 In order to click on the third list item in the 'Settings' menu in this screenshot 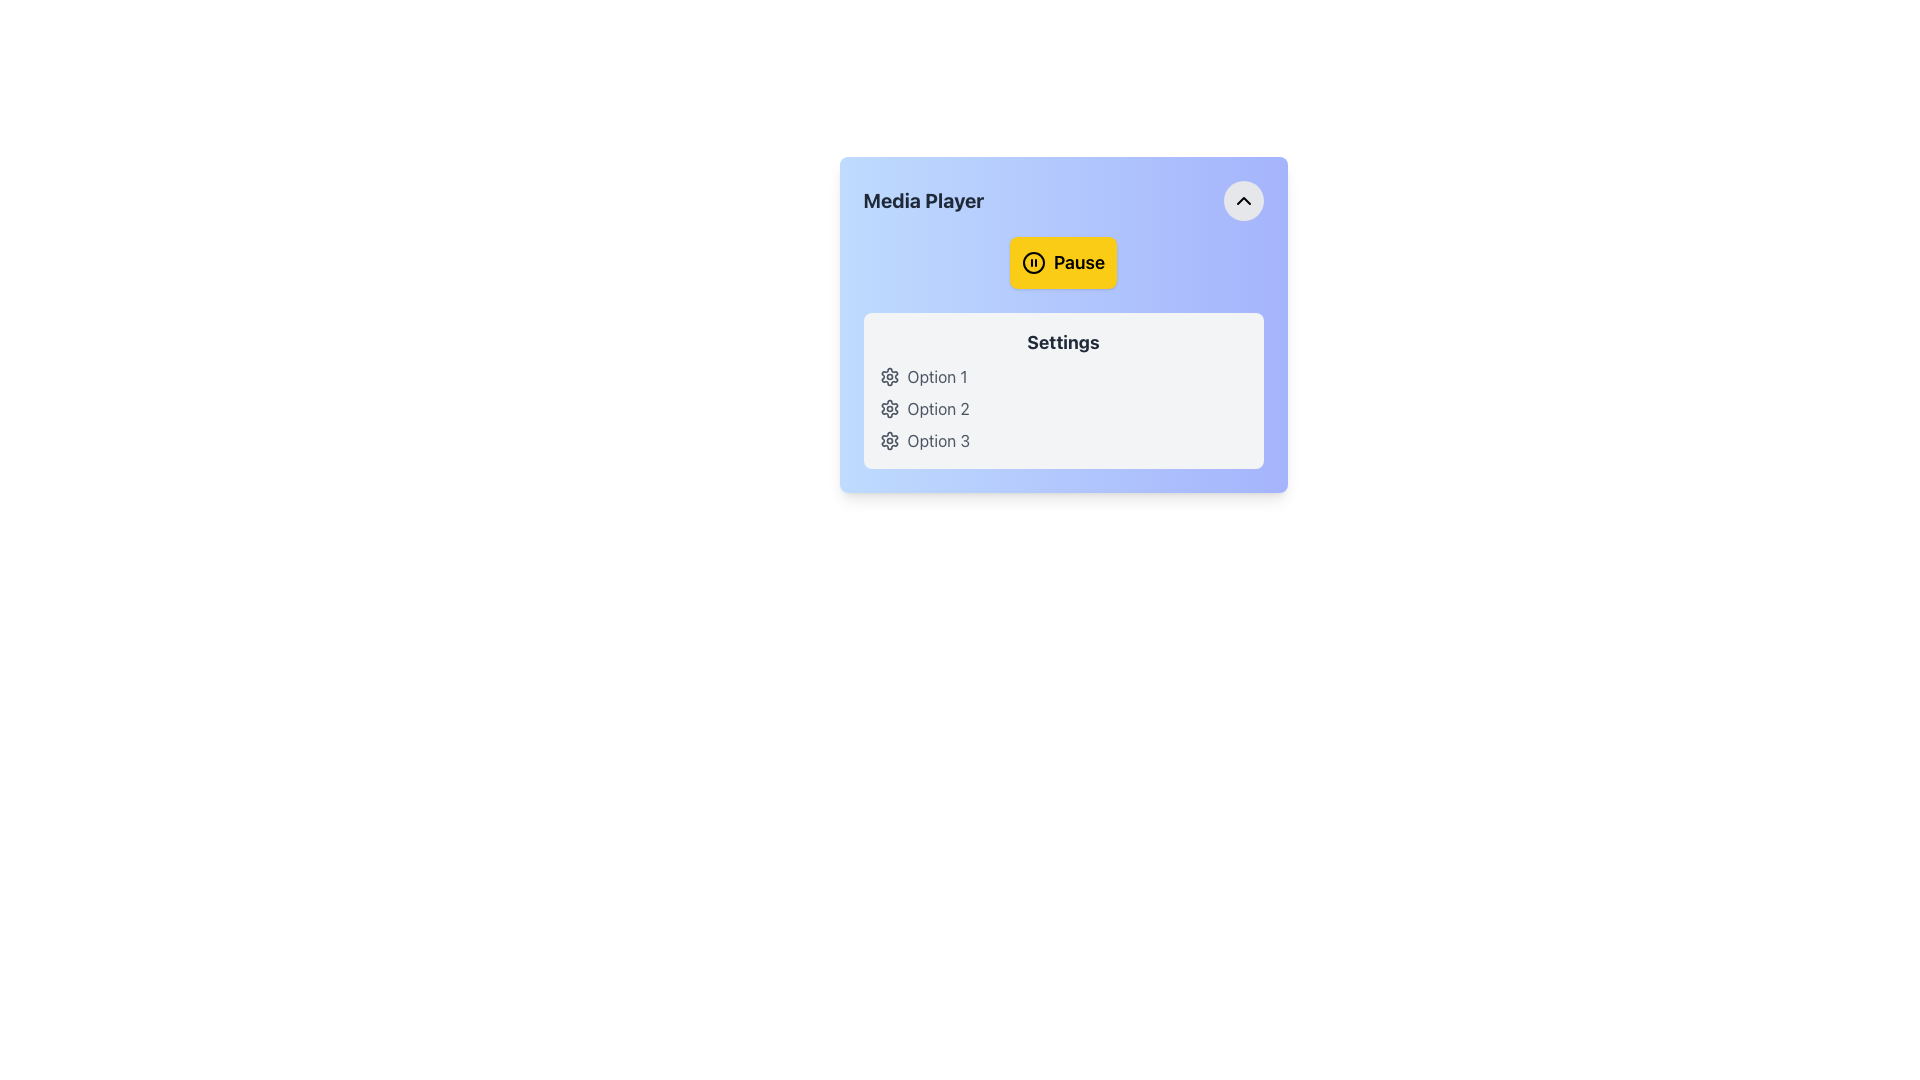, I will do `click(1062, 439)`.